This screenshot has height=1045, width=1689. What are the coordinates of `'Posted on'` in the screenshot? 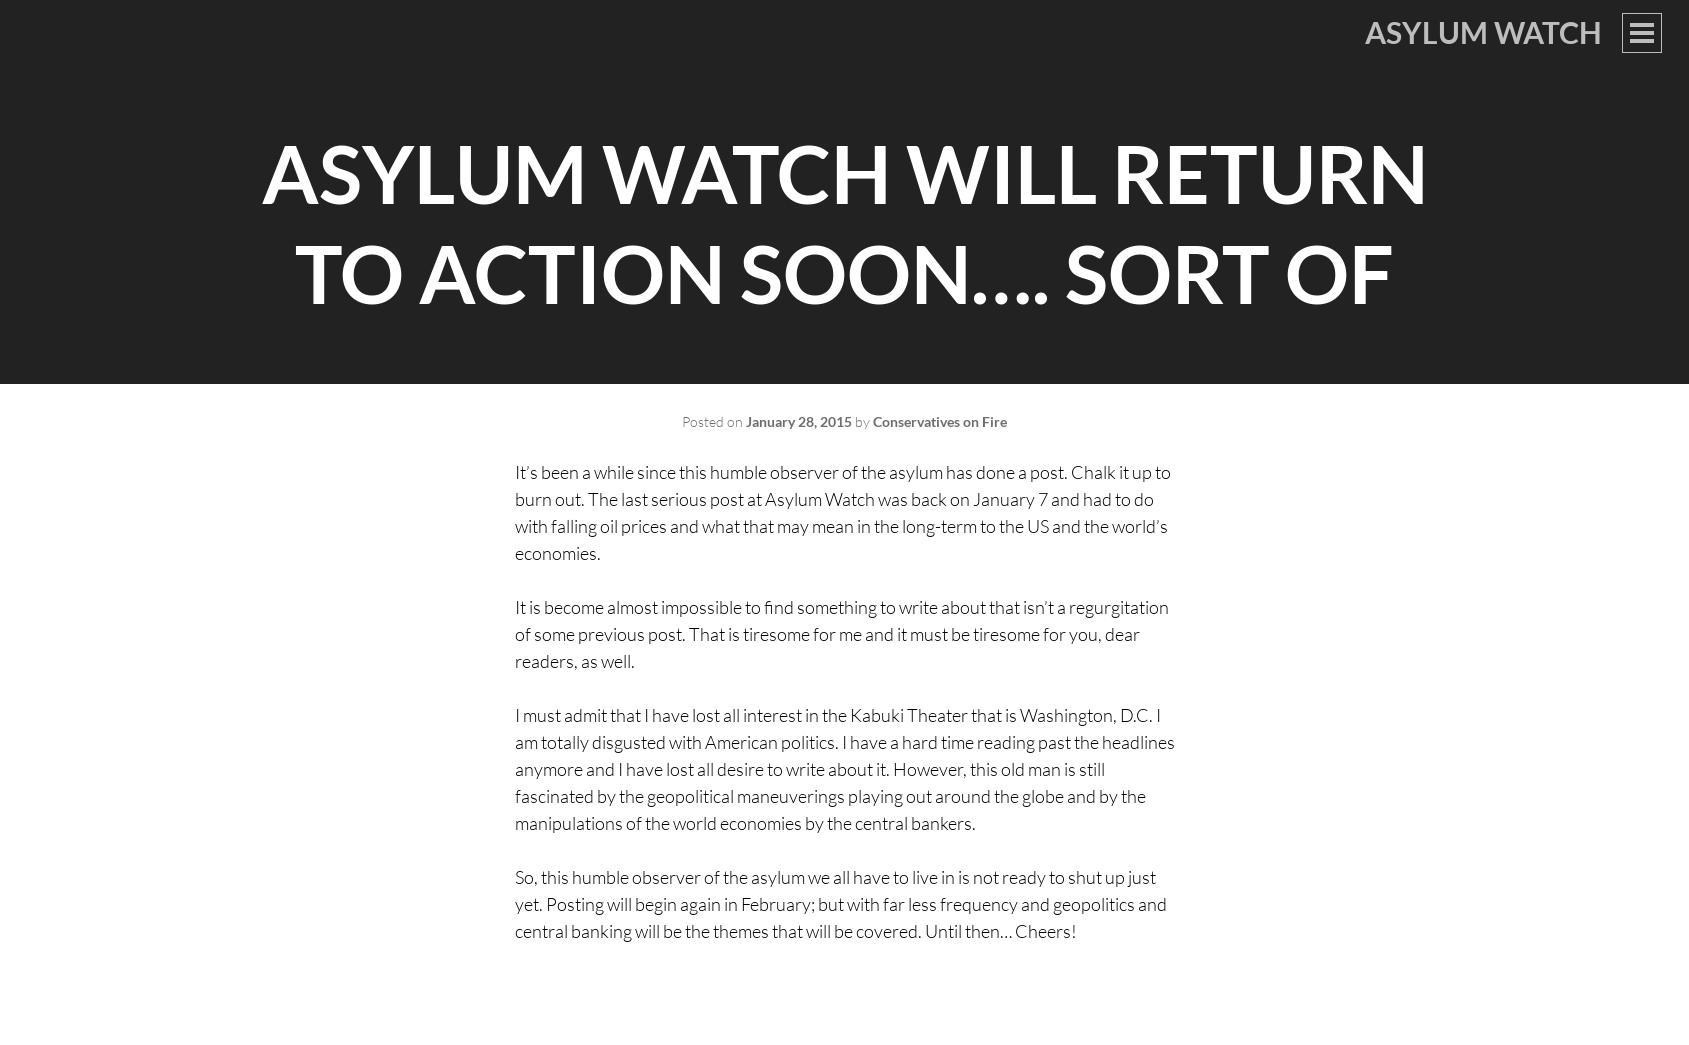 It's located at (713, 421).